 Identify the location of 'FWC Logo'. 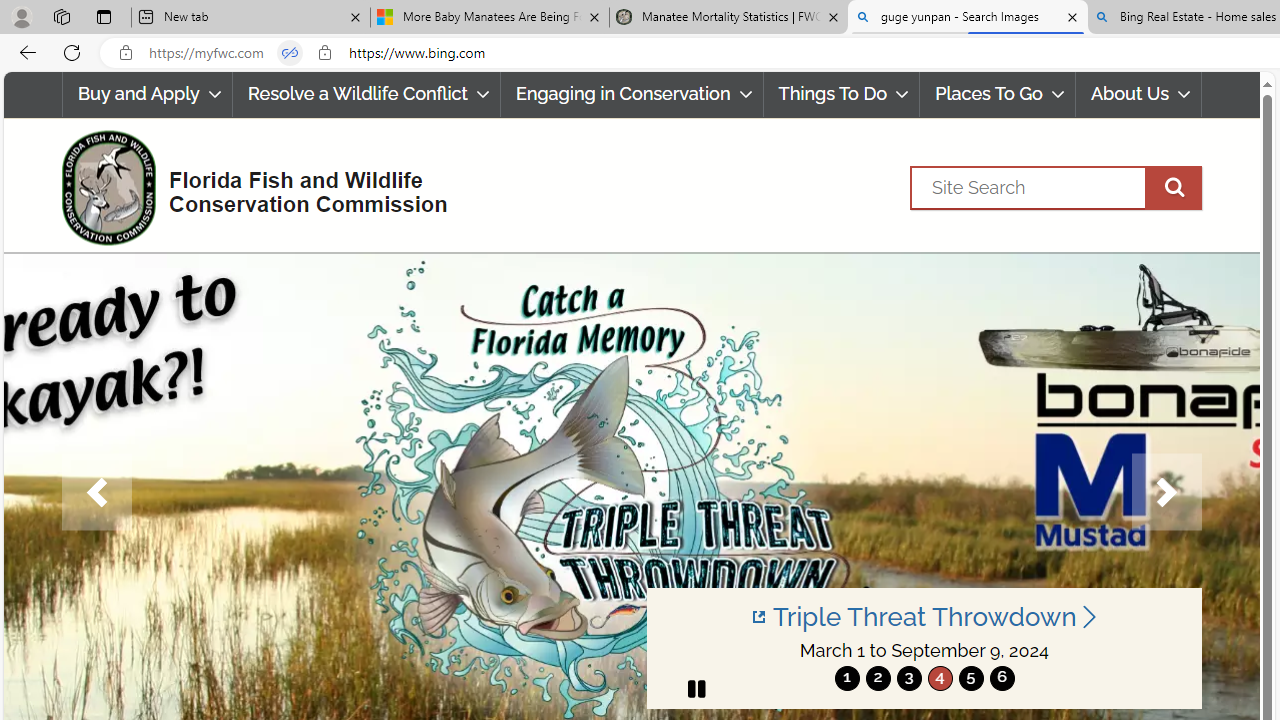
(107, 187).